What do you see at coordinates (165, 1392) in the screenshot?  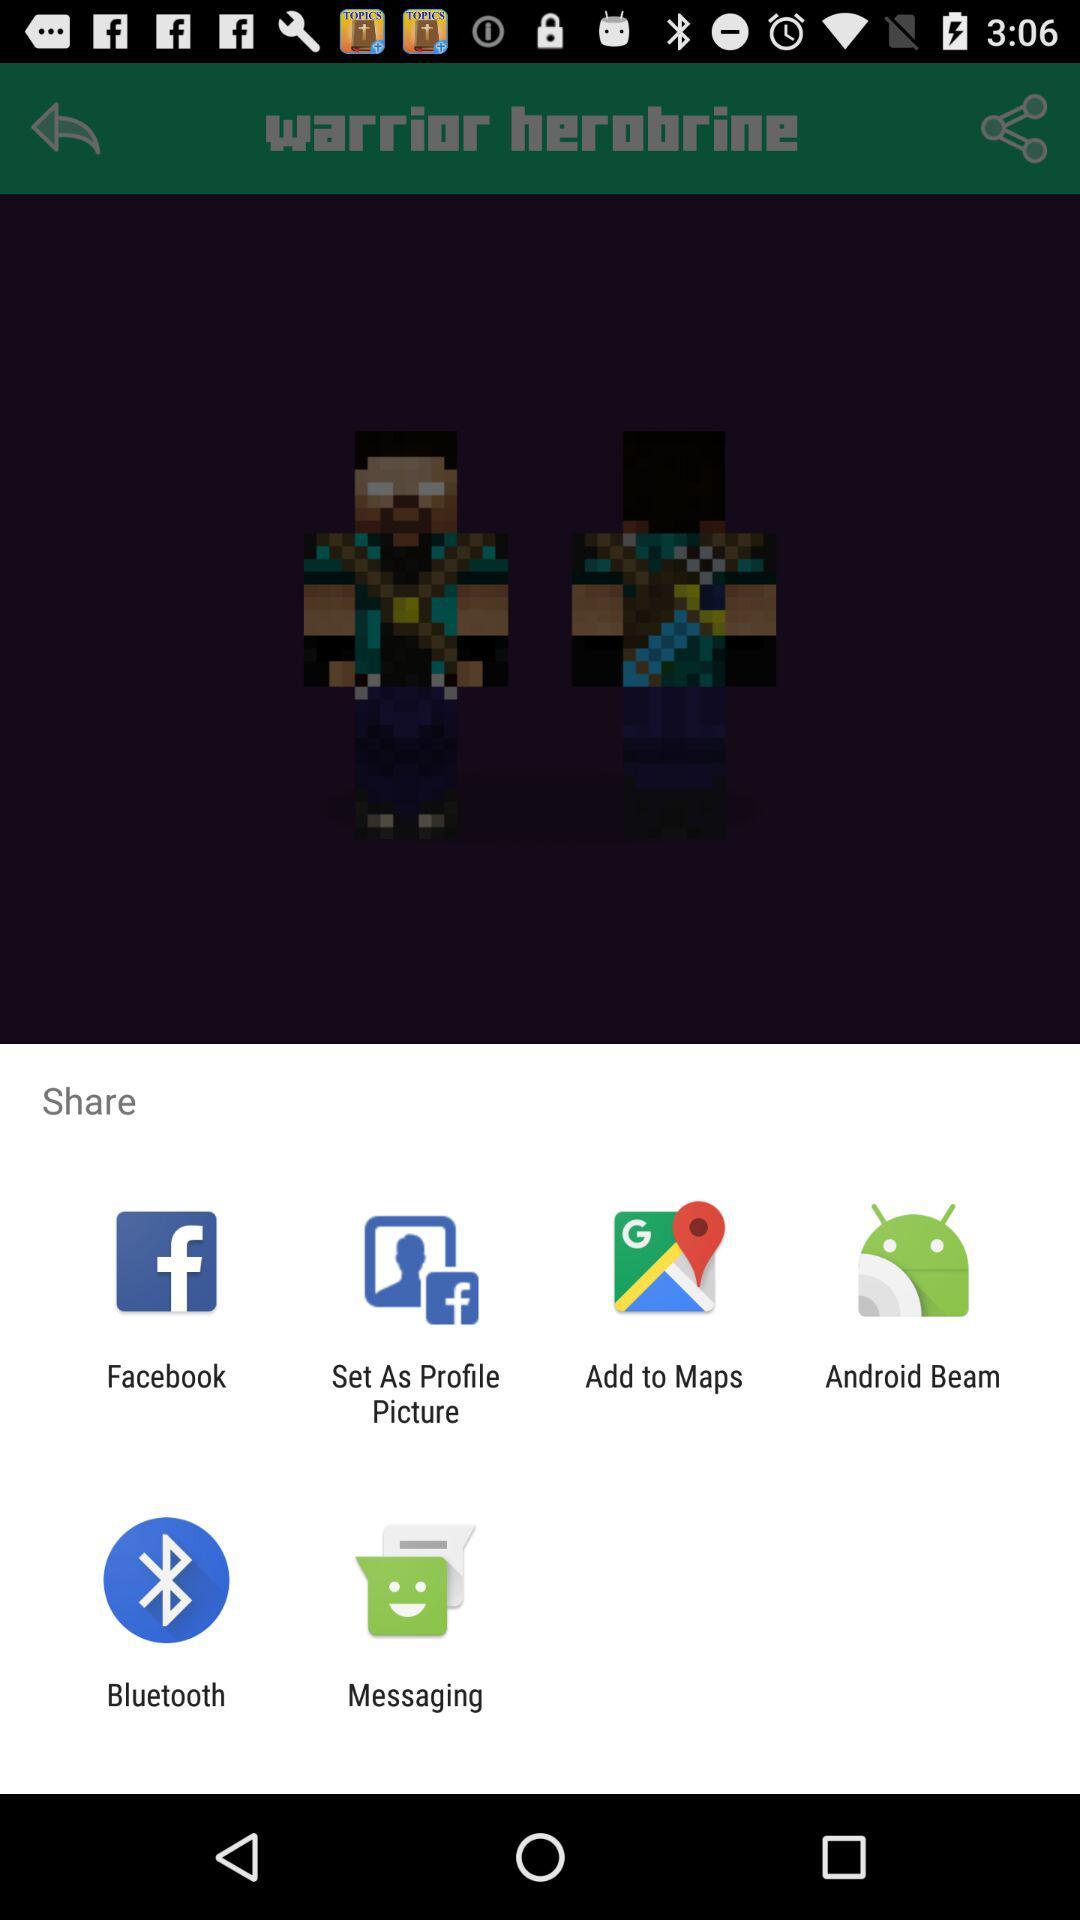 I see `app to the left of set as profile` at bounding box center [165, 1392].